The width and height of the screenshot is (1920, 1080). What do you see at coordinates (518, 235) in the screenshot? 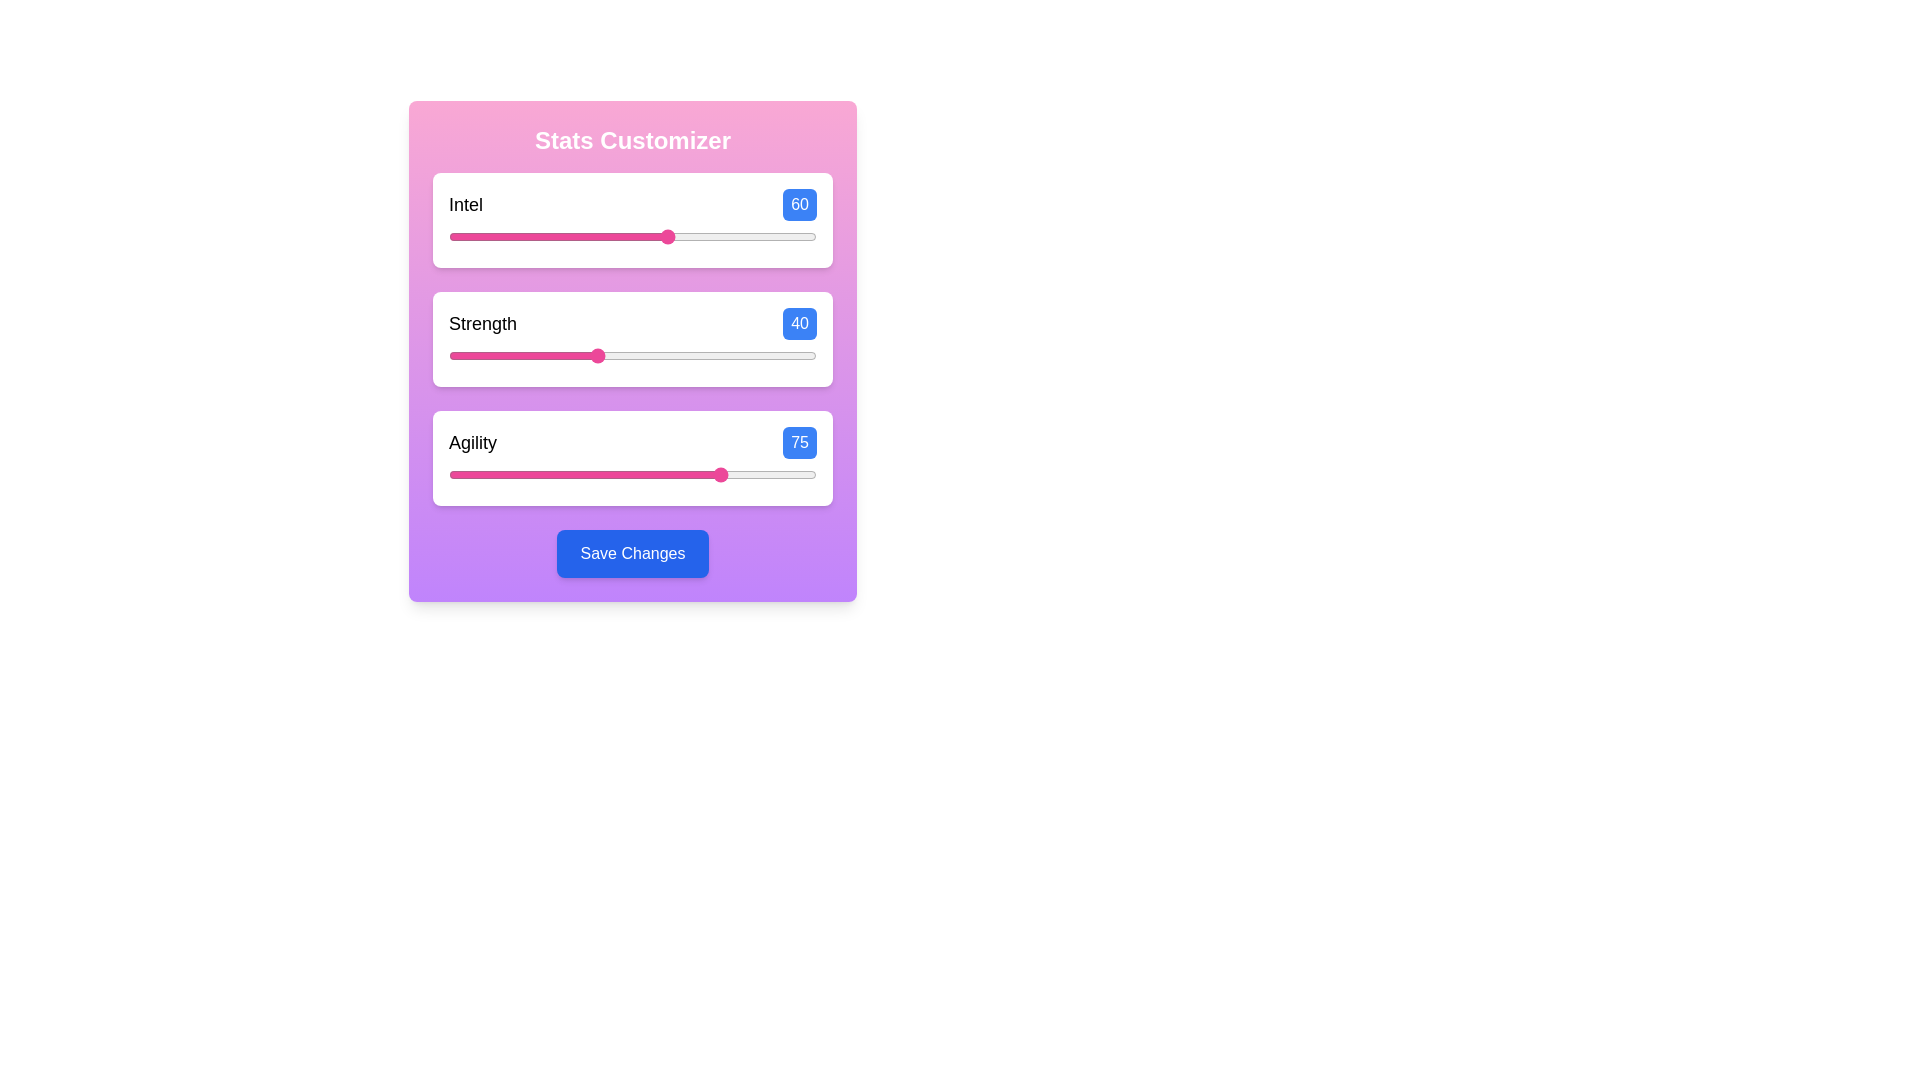
I see `the slider` at bounding box center [518, 235].